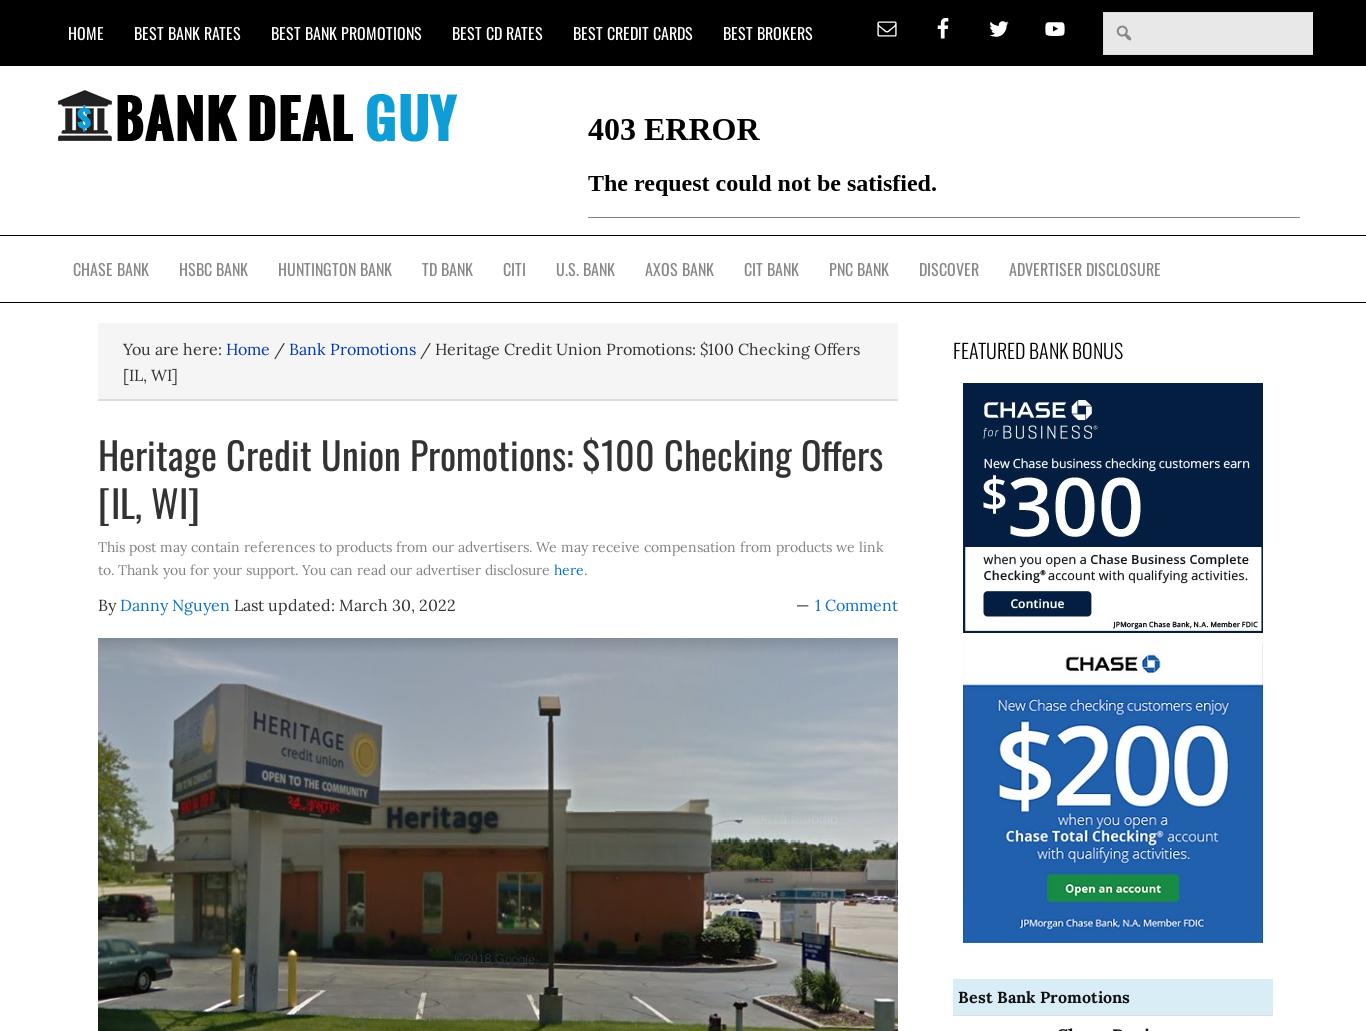  Describe the element at coordinates (828, 268) in the screenshot. I see `'PNC Bank'` at that location.